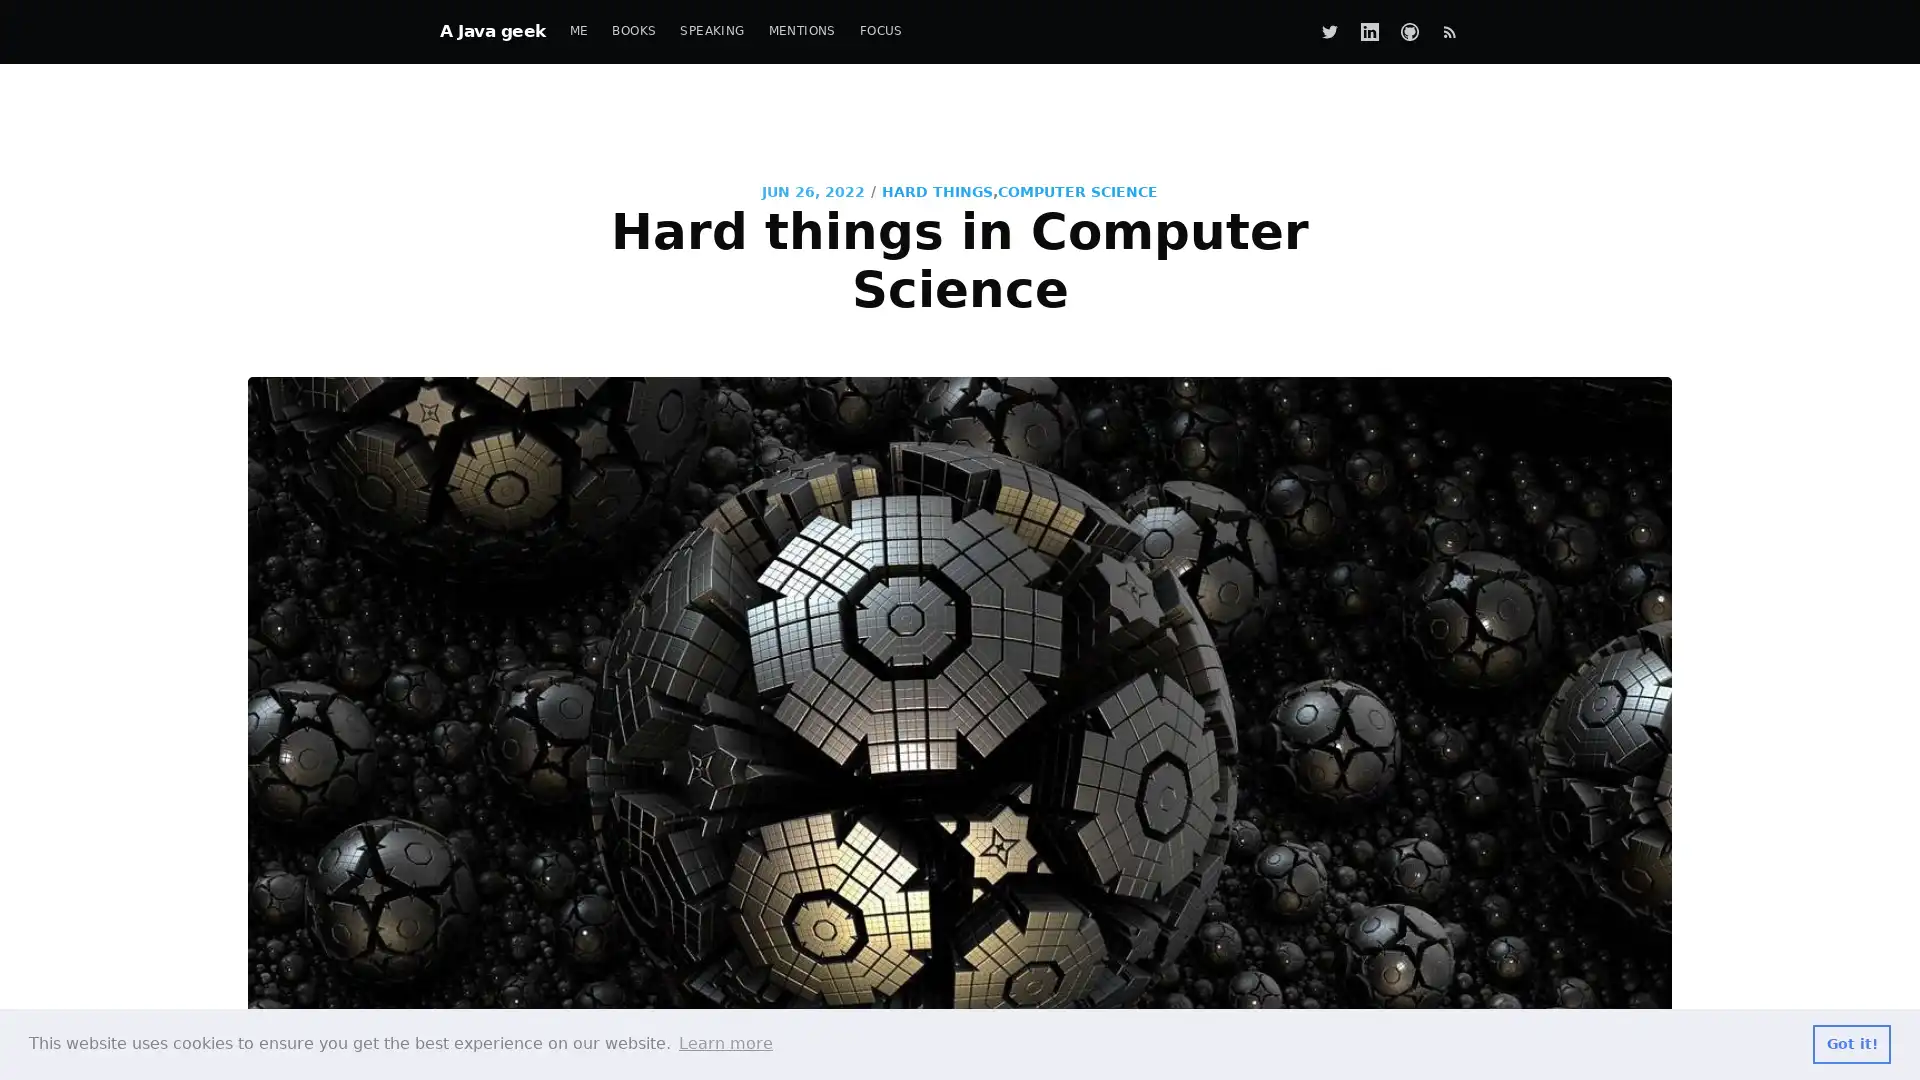  I want to click on dismiss cookie message, so click(1851, 1043).